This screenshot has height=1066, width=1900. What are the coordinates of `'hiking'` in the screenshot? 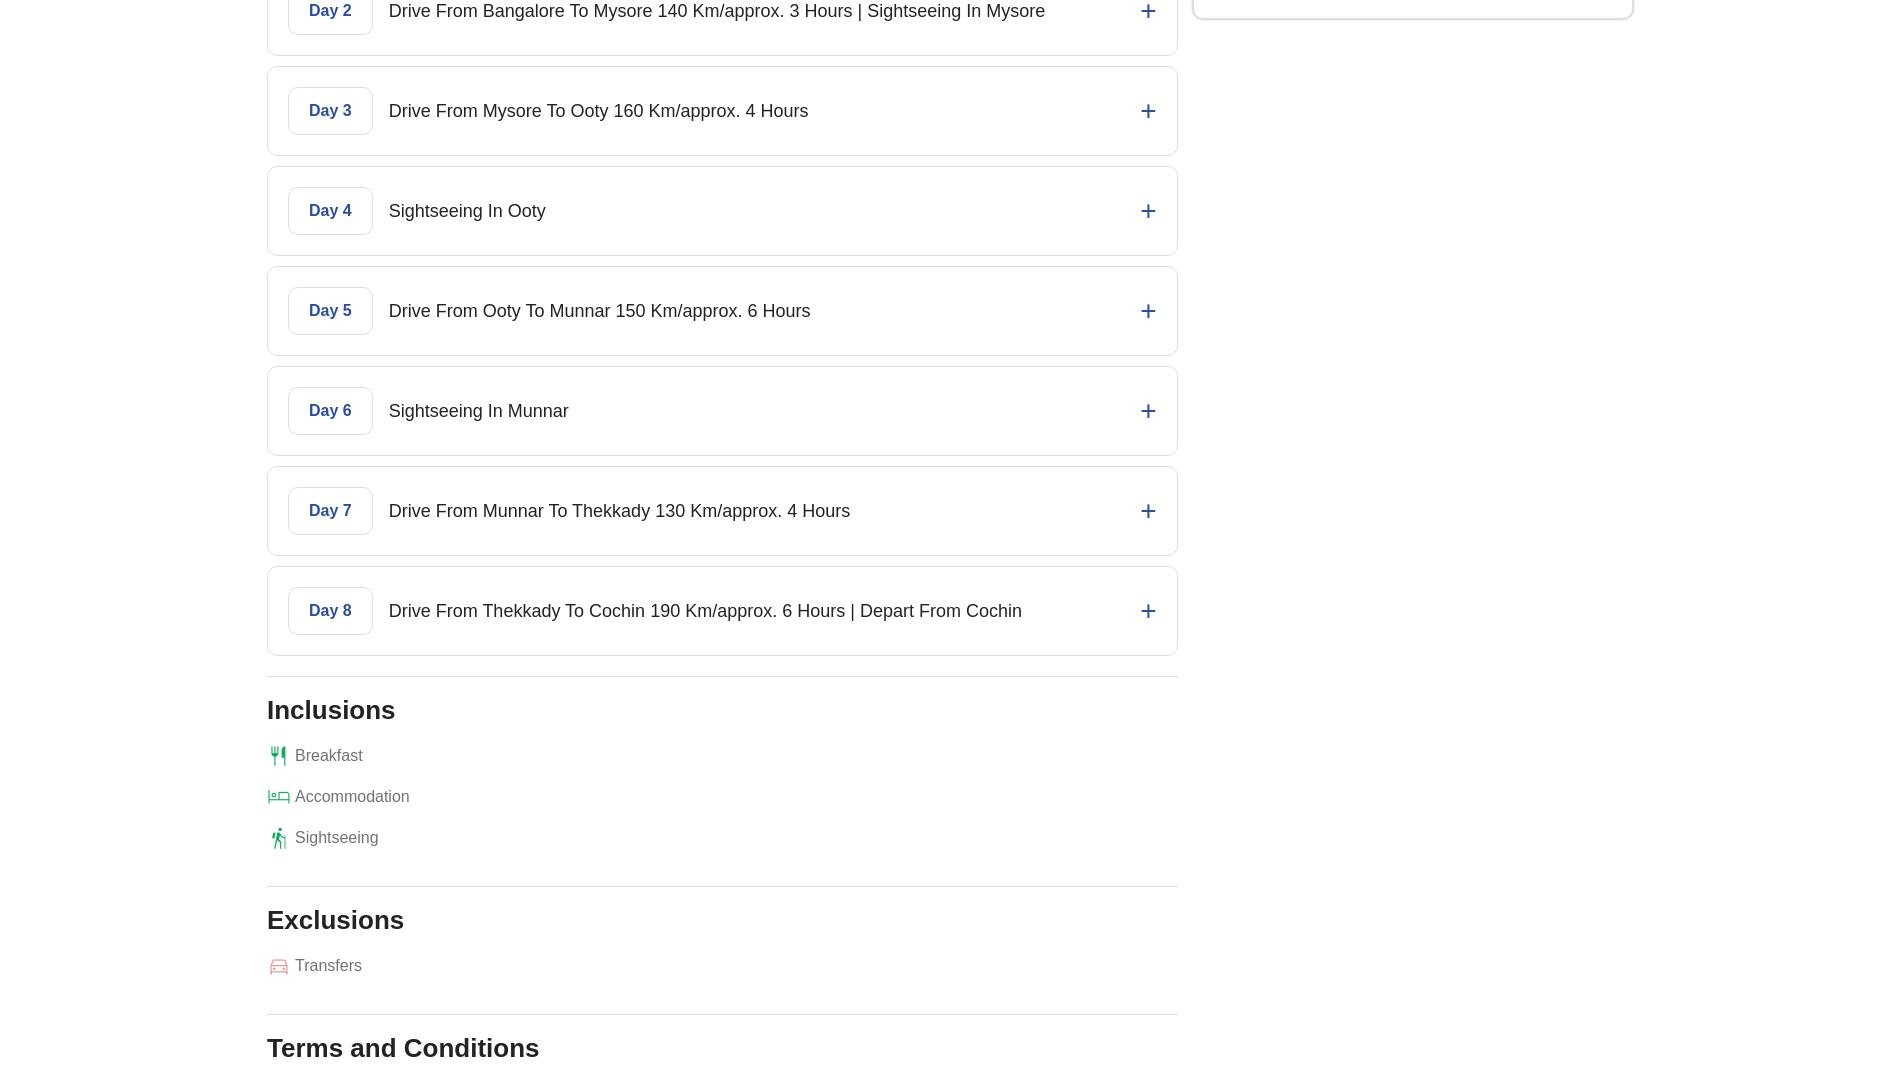 It's located at (277, 837).